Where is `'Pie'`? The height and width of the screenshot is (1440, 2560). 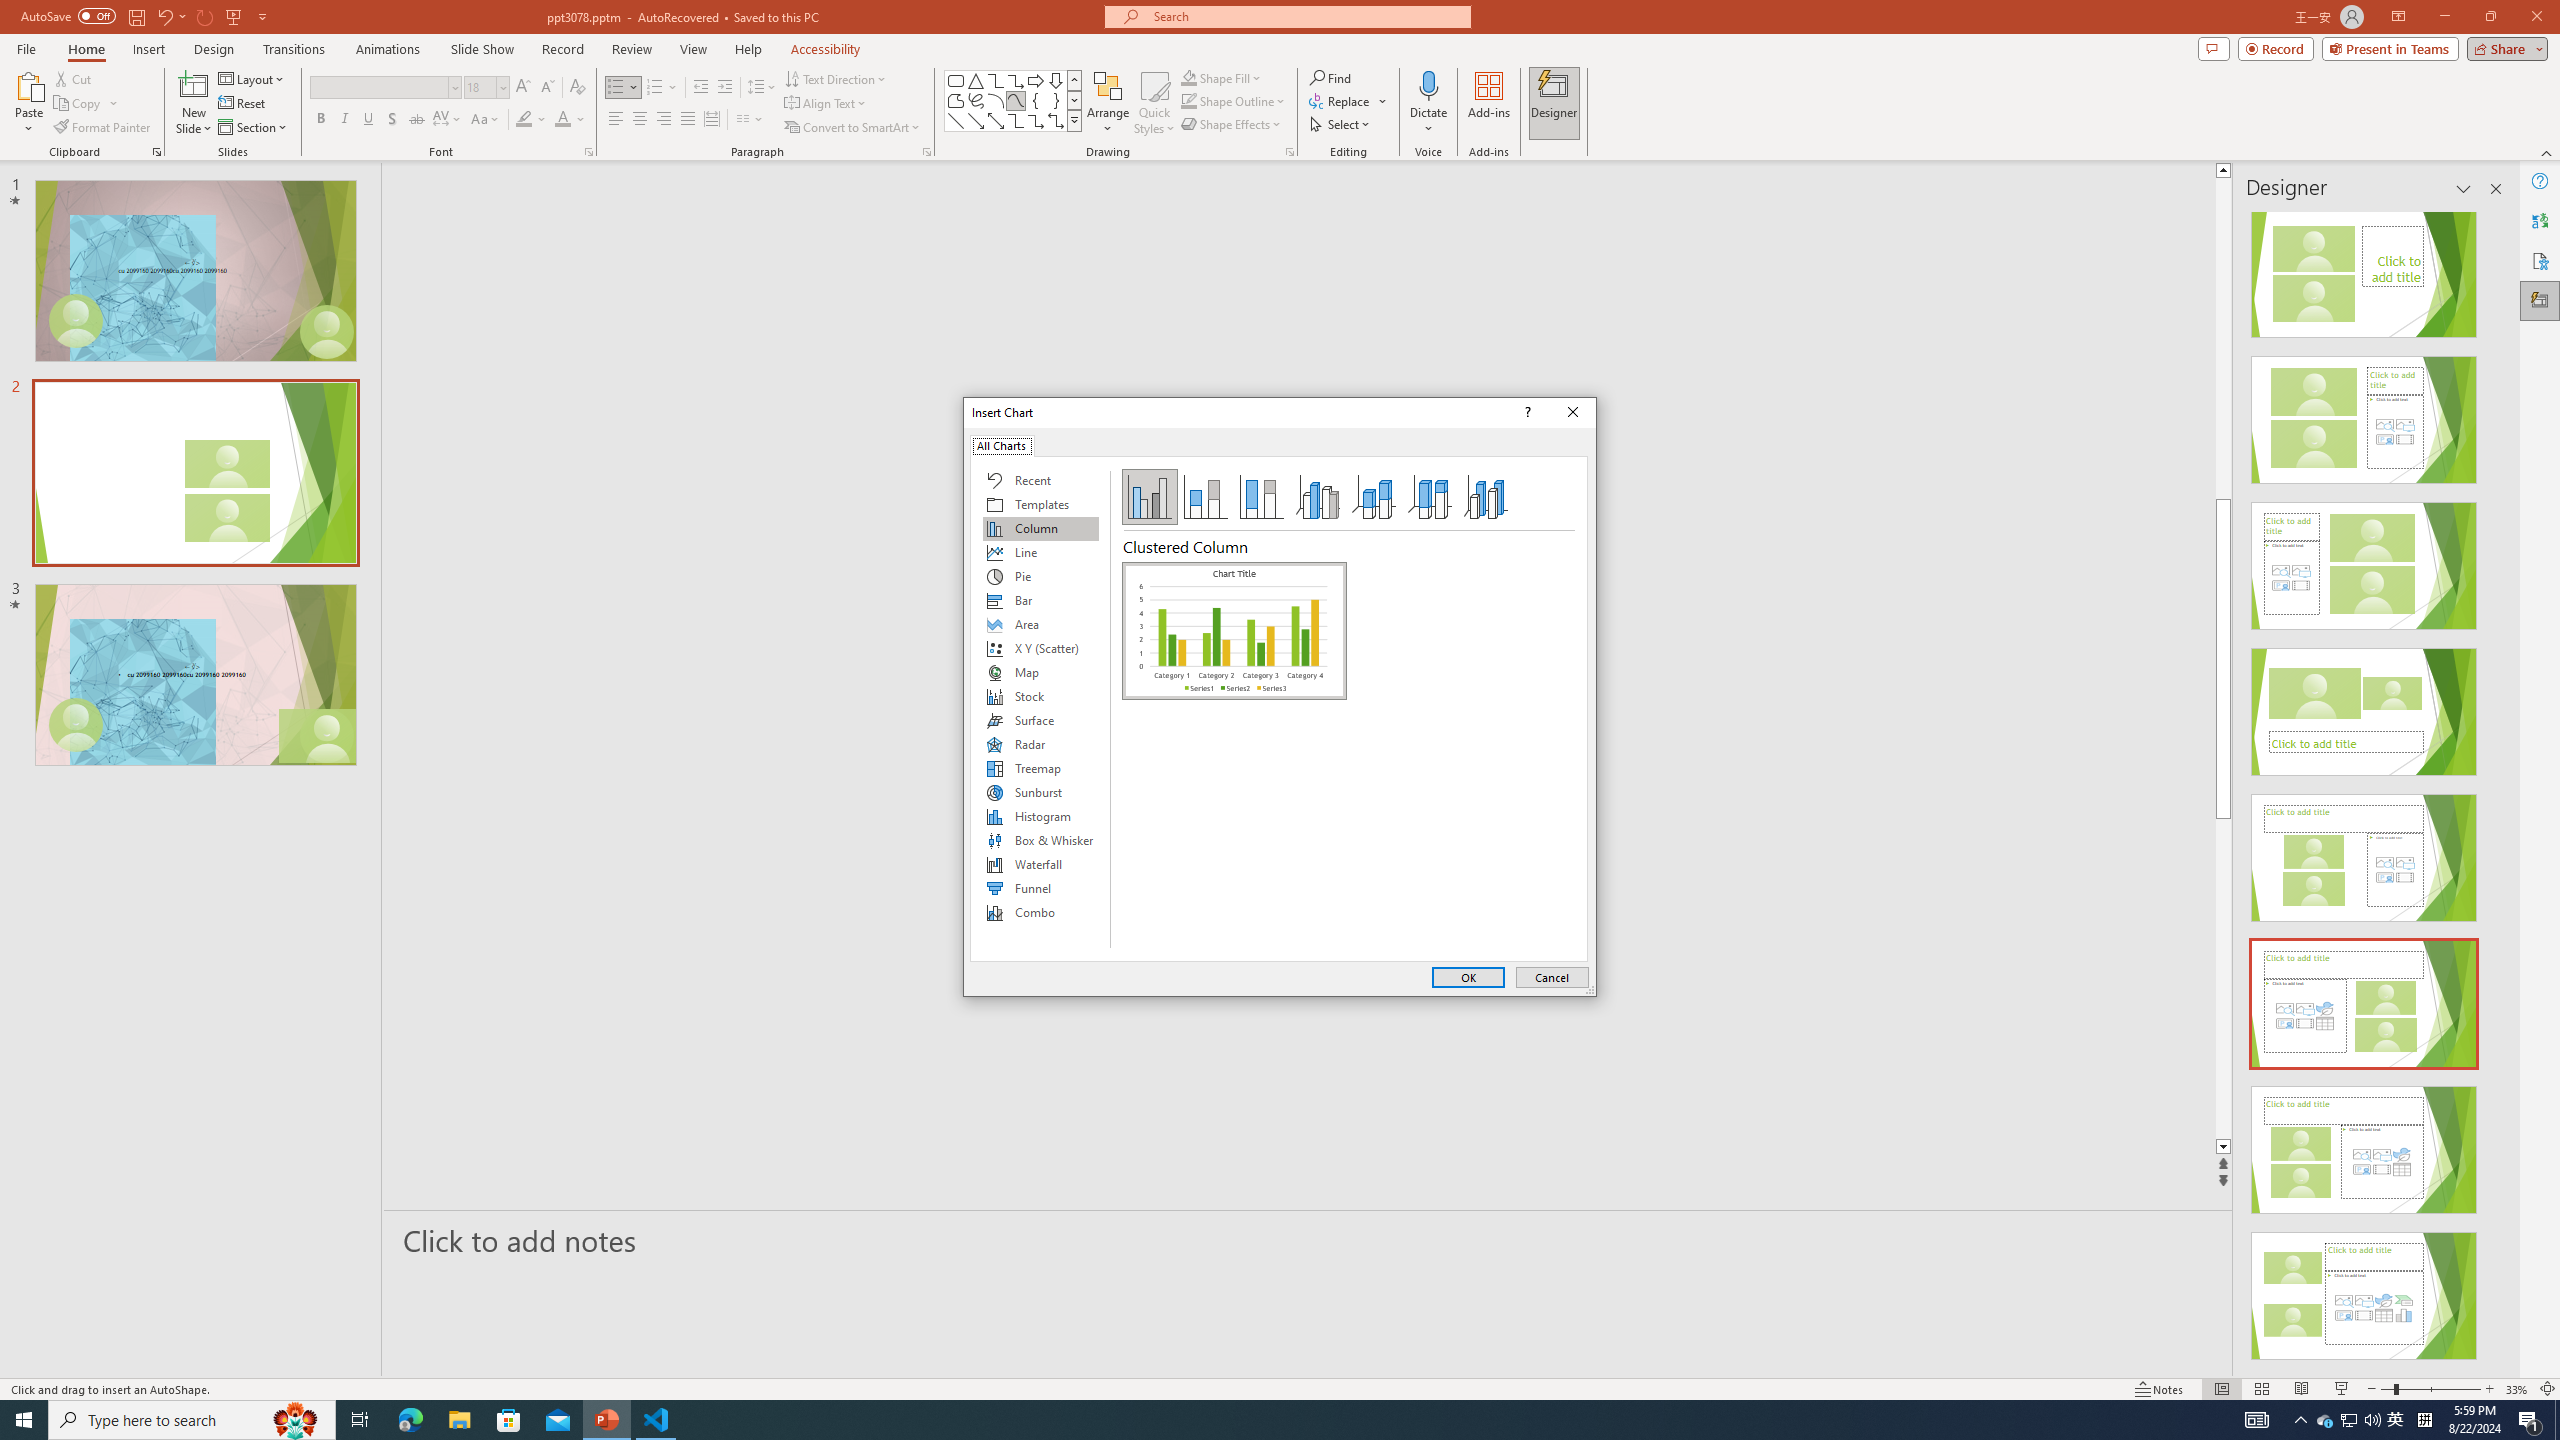 'Pie' is located at coordinates (1039, 575).